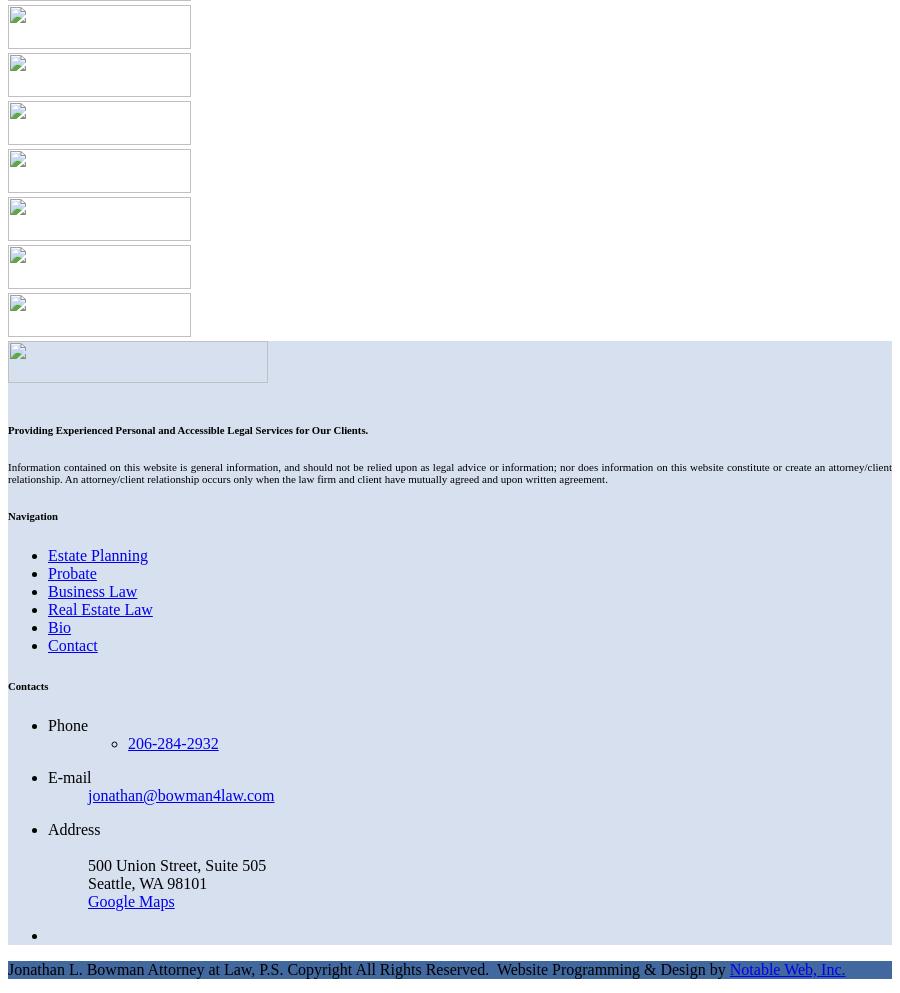 This screenshot has width=900, height=993. I want to click on 'Phone', so click(67, 723).